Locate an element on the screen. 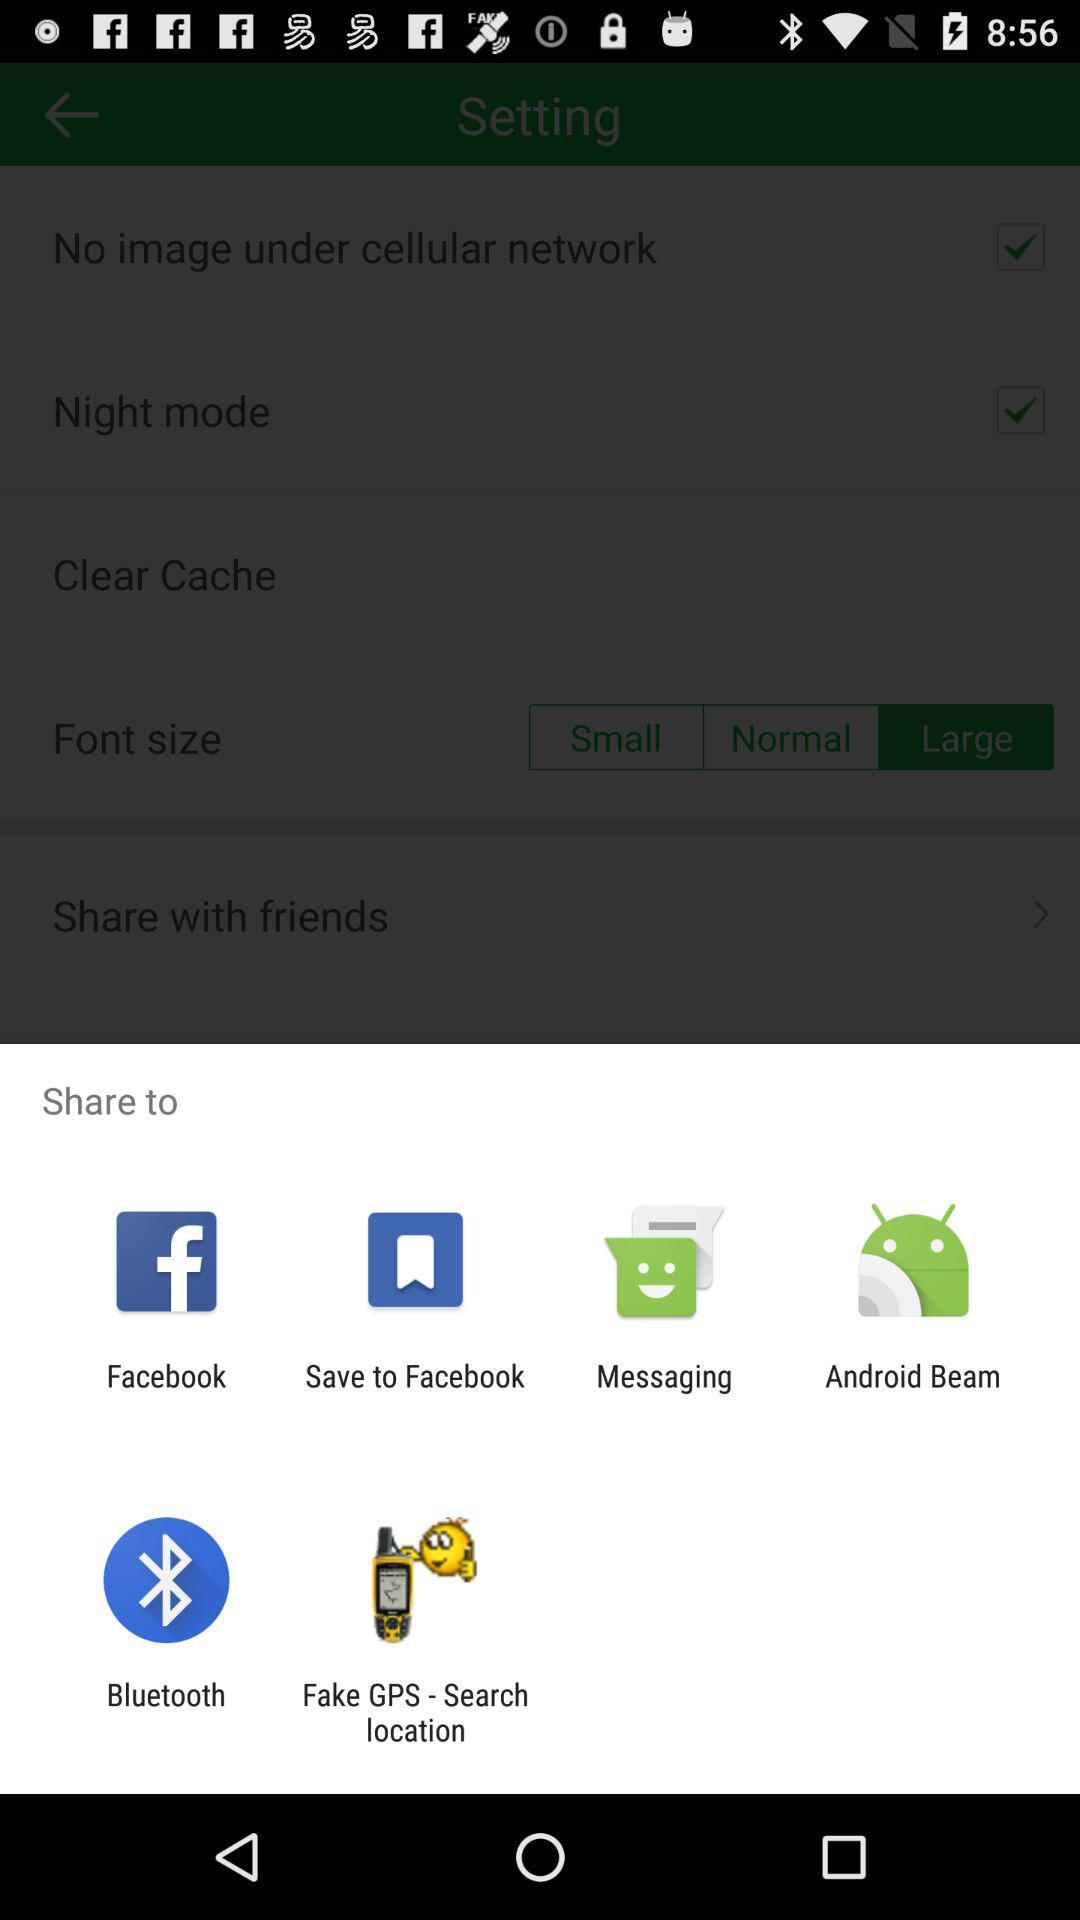 The height and width of the screenshot is (1920, 1080). the fake gps search app is located at coordinates (414, 1711).